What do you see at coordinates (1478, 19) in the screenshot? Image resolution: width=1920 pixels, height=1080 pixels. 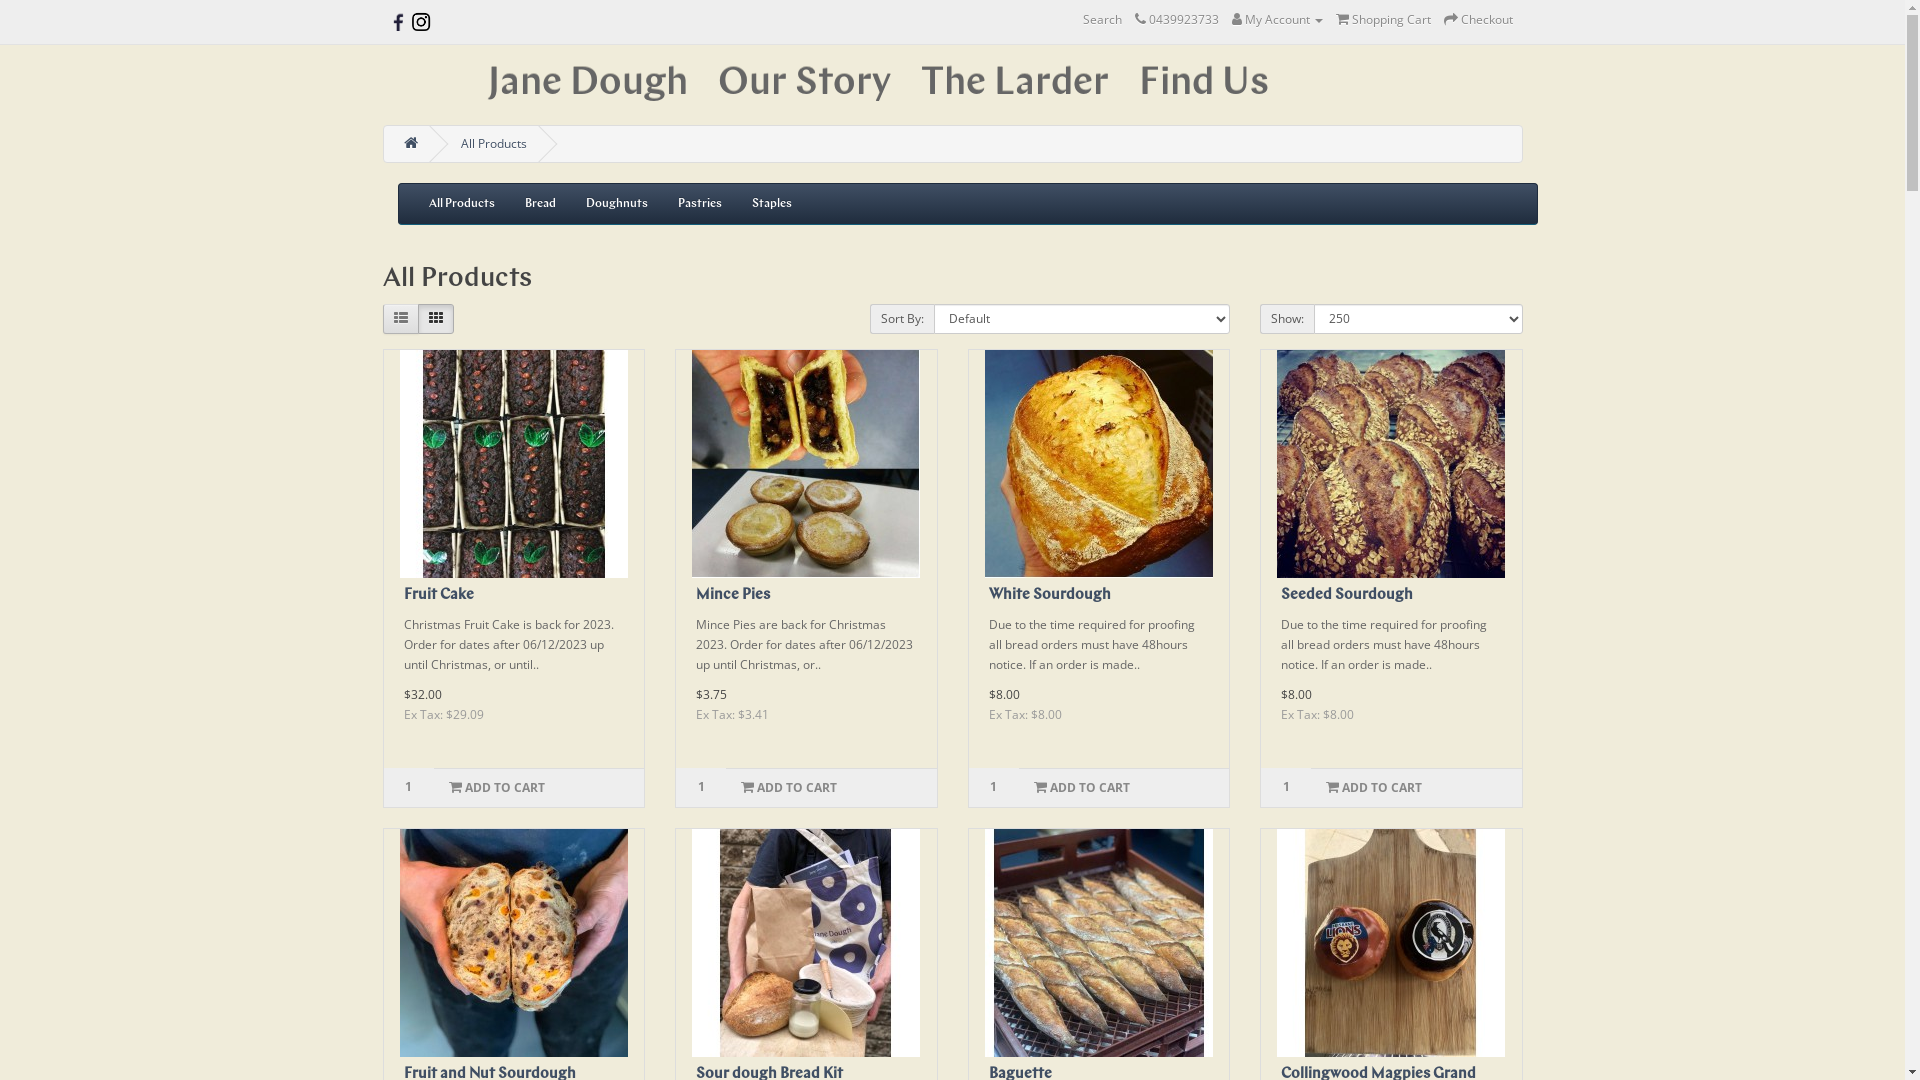 I see `'Checkout'` at bounding box center [1478, 19].